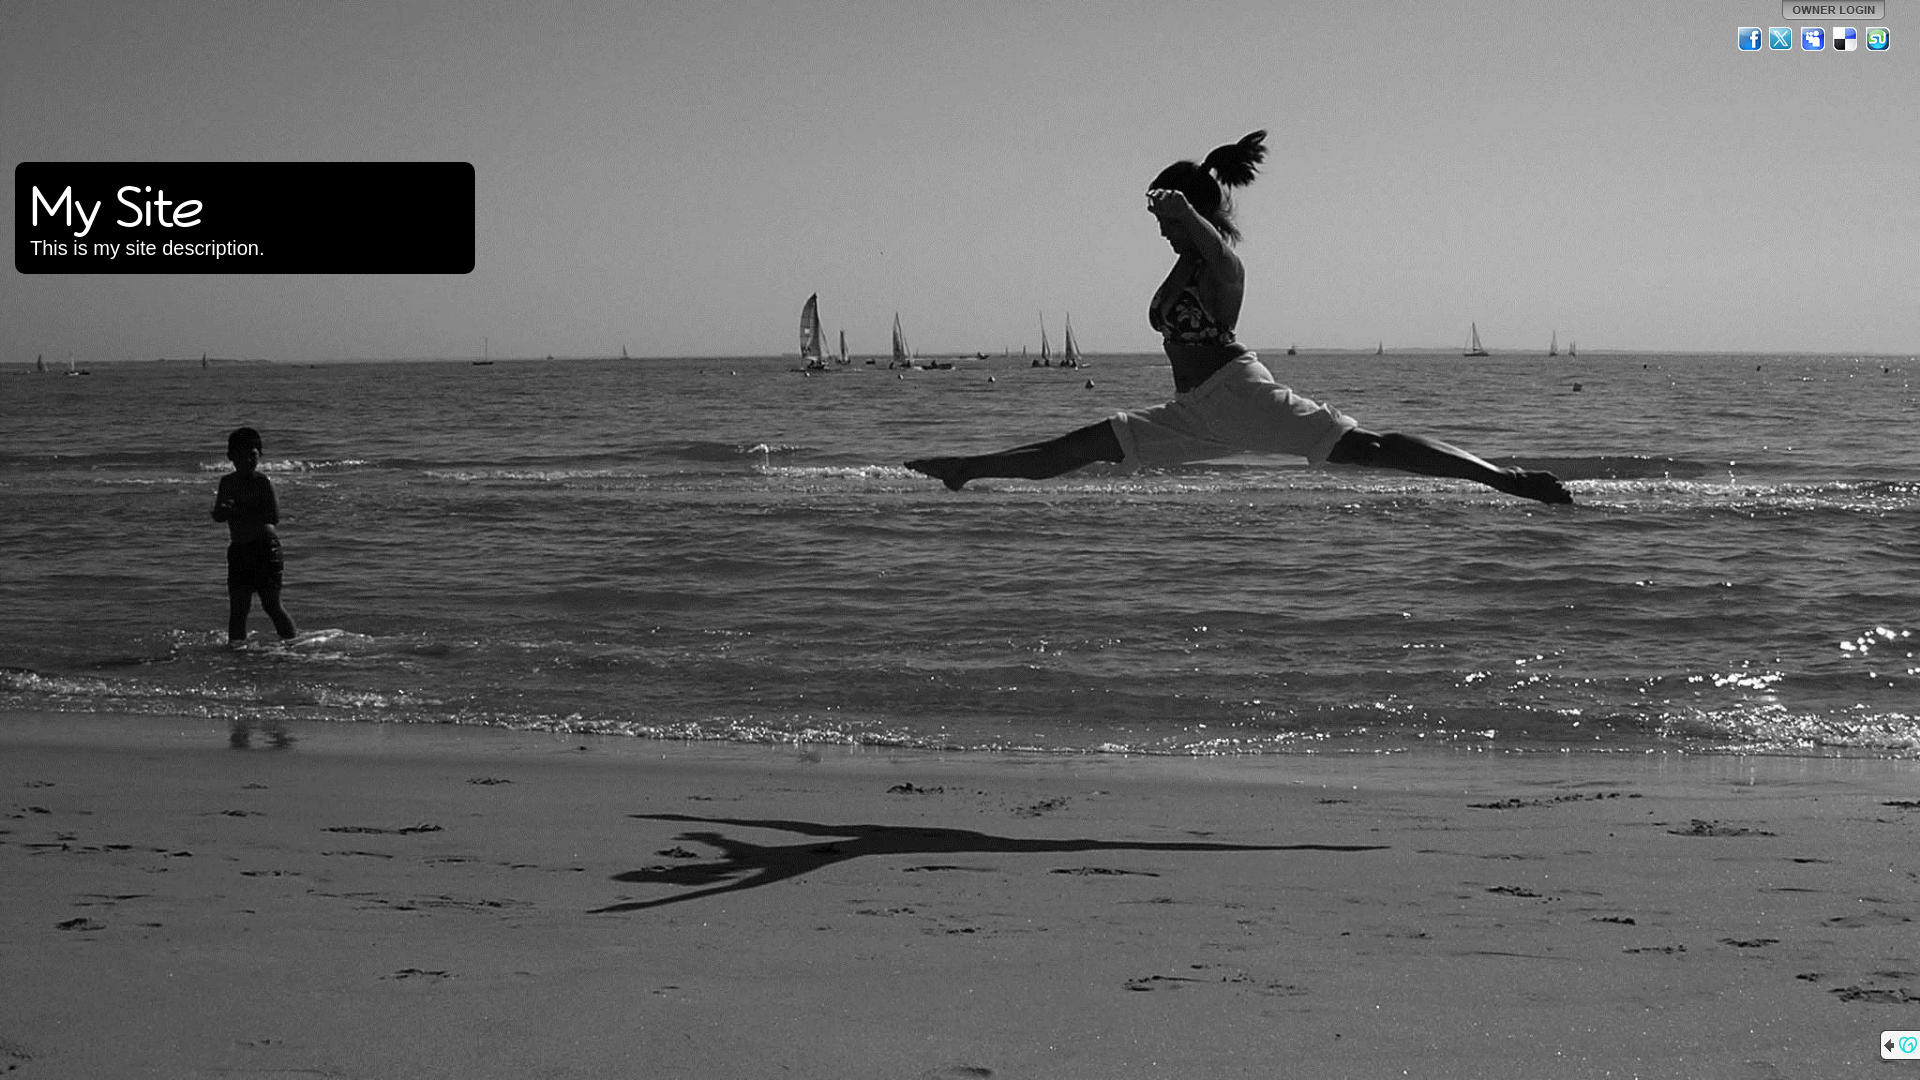 This screenshot has width=1920, height=1080. What do you see at coordinates (1749, 38) in the screenshot?
I see `'Facebook'` at bounding box center [1749, 38].